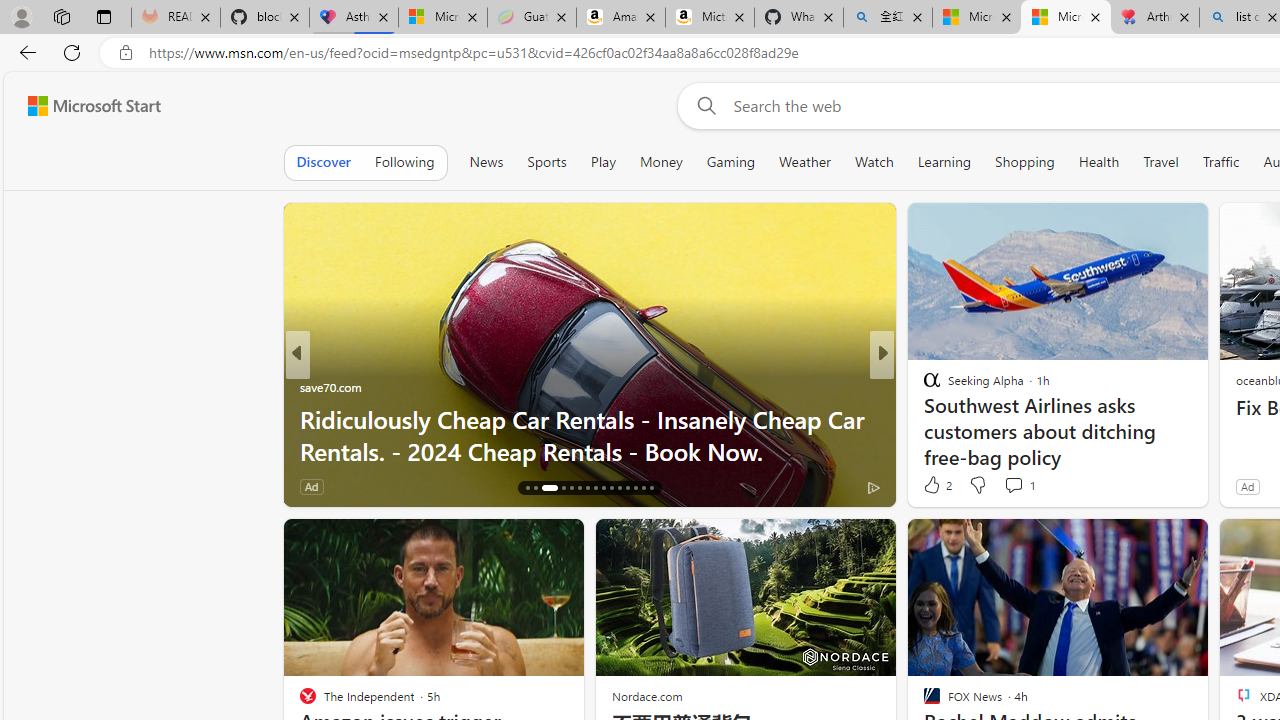 The height and width of the screenshot is (720, 1280). Describe the element at coordinates (353, 17) in the screenshot. I see `'Asthma Inhalers: Names and Types'` at that location.